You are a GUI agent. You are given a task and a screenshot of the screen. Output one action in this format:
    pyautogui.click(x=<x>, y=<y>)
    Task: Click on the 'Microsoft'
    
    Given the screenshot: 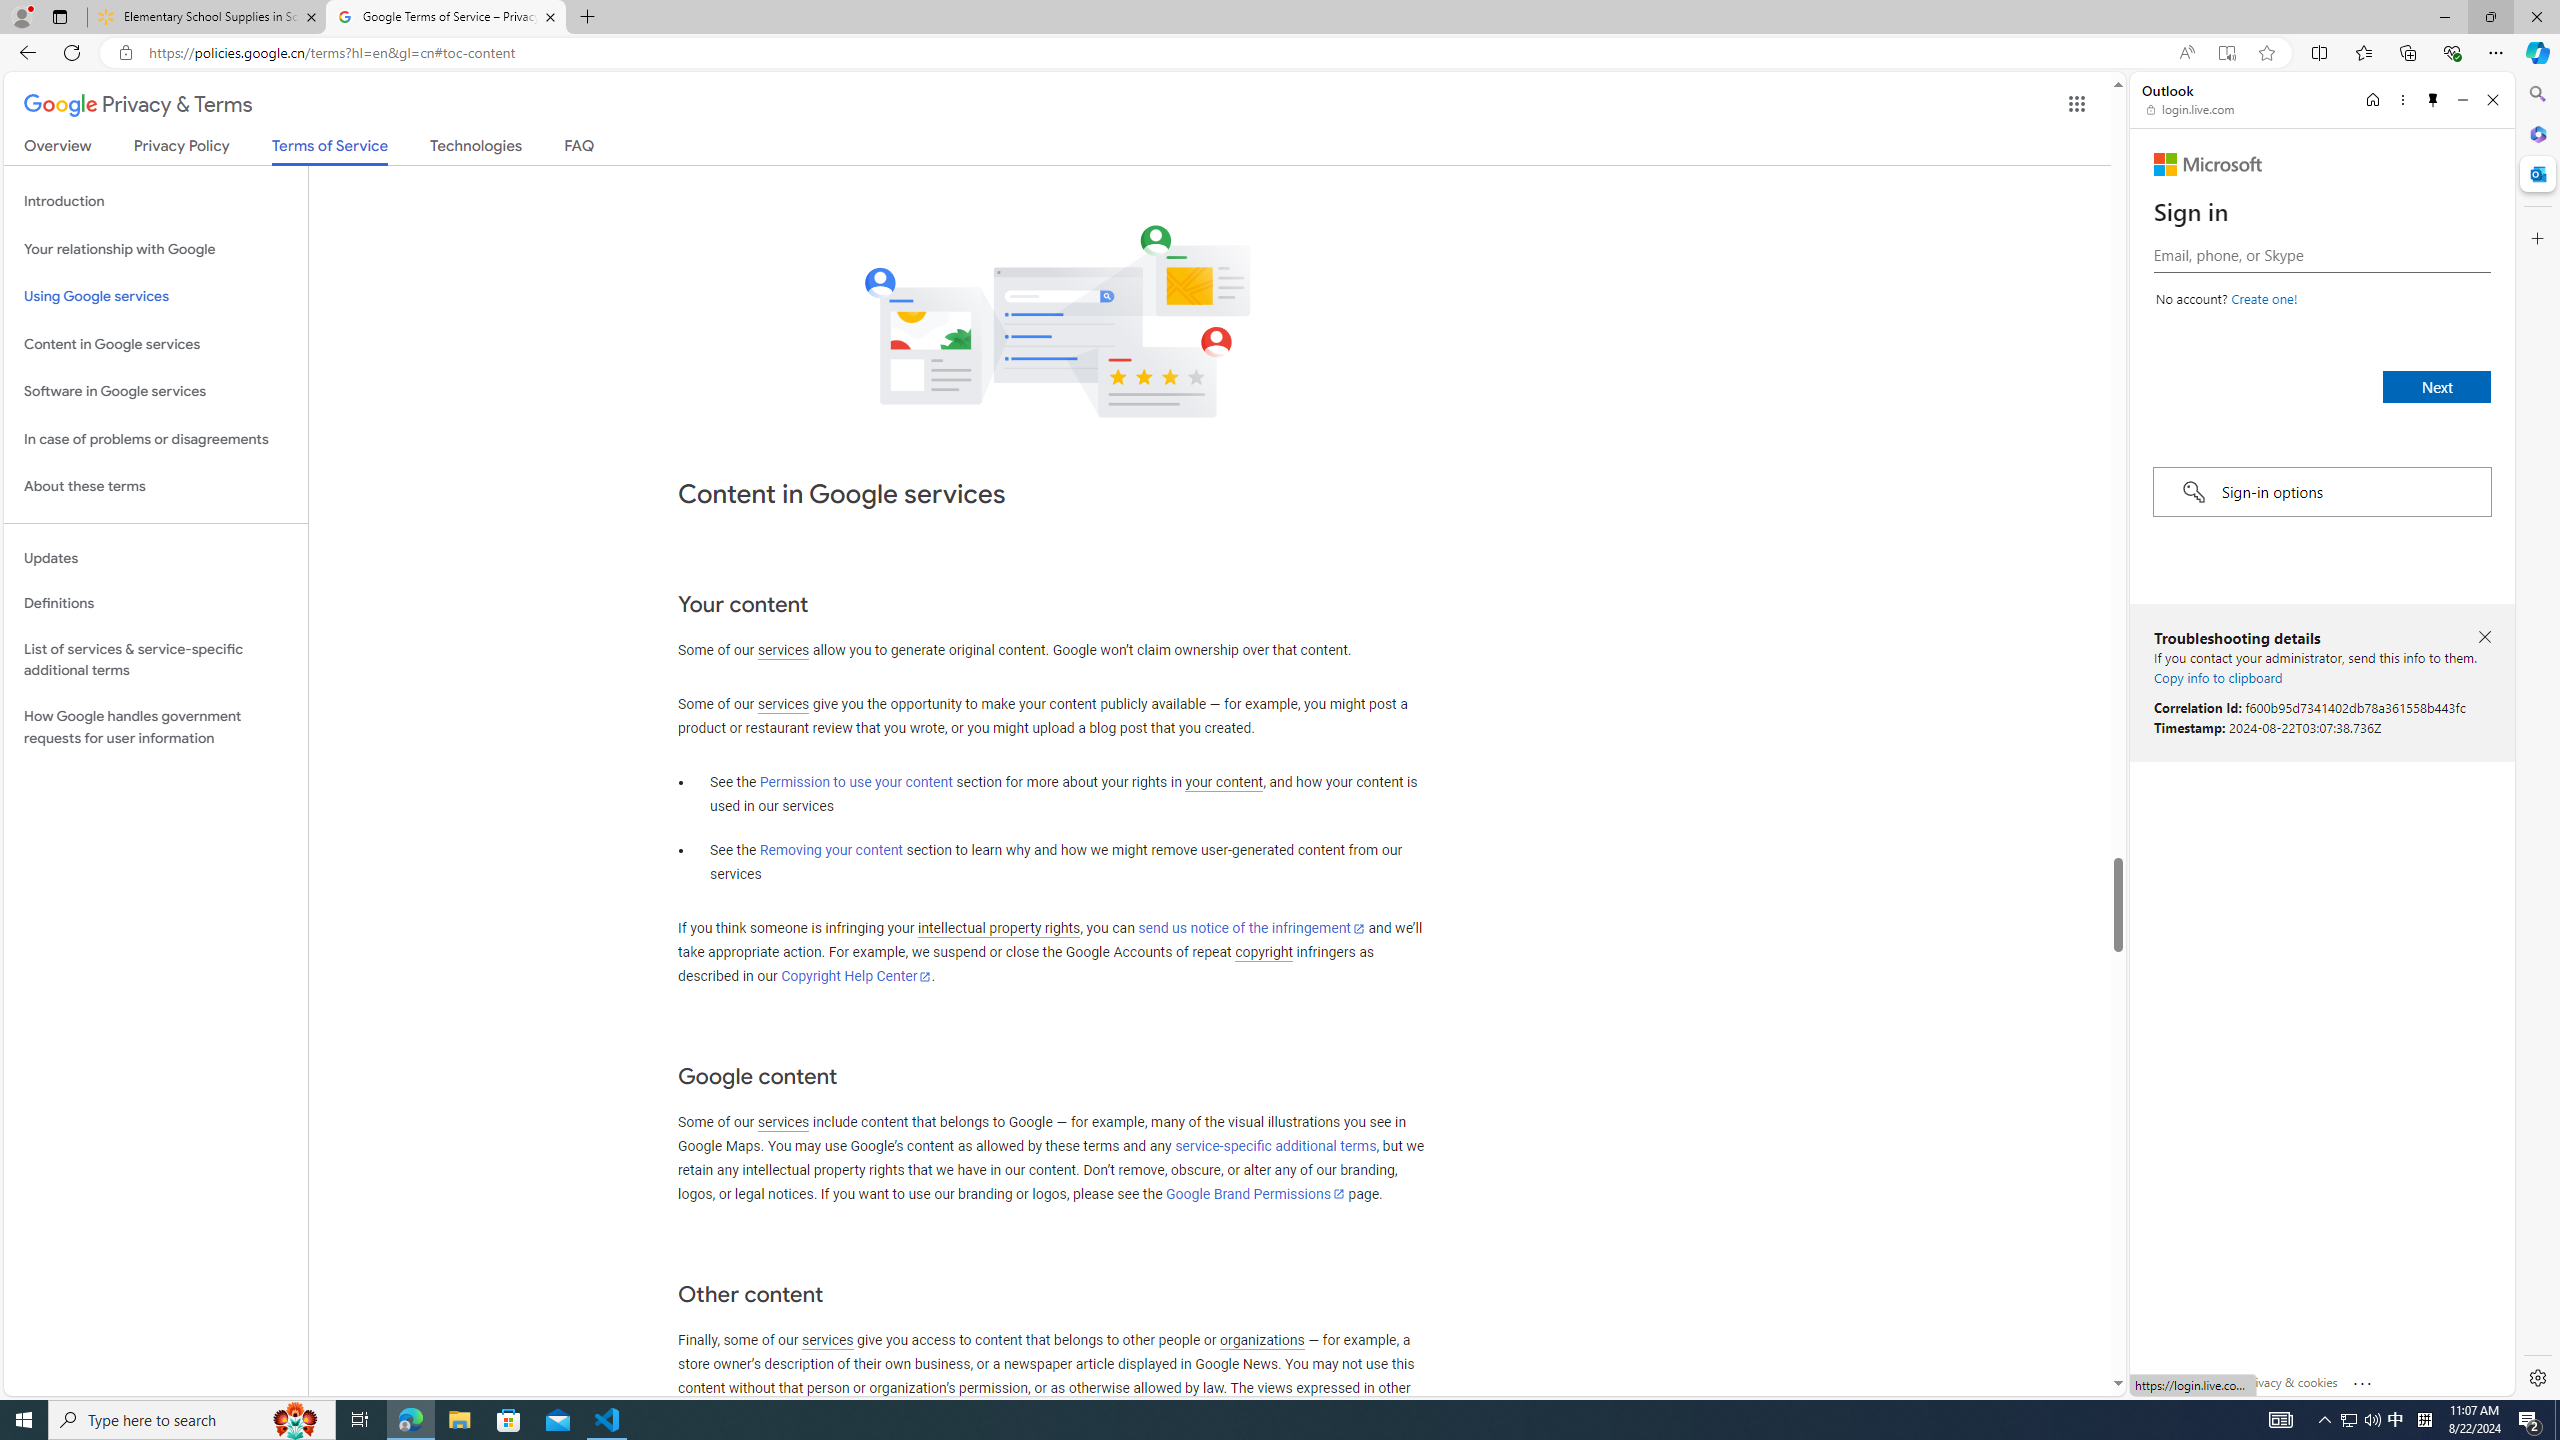 What is the action you would take?
    pyautogui.click(x=2208, y=164)
    